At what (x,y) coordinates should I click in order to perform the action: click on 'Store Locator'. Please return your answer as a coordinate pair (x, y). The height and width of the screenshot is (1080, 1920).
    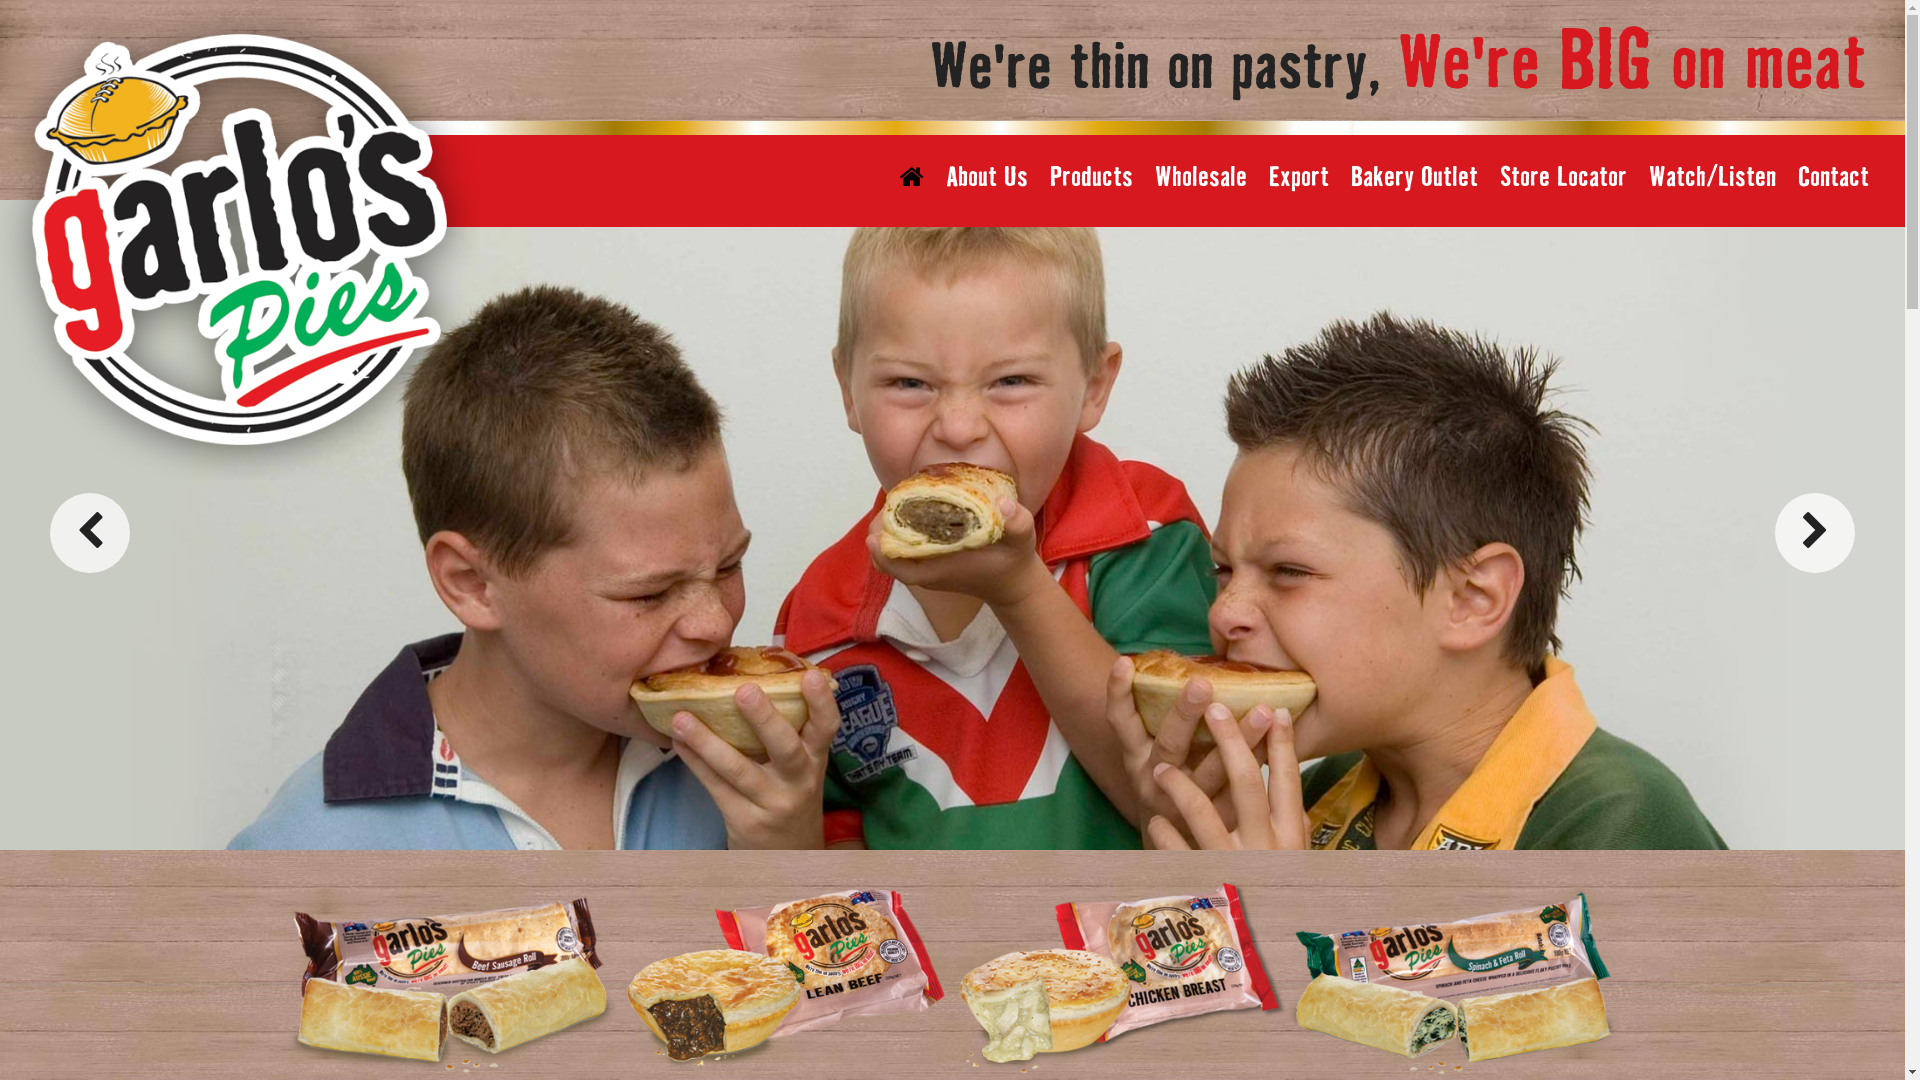
    Looking at the image, I should click on (1562, 177).